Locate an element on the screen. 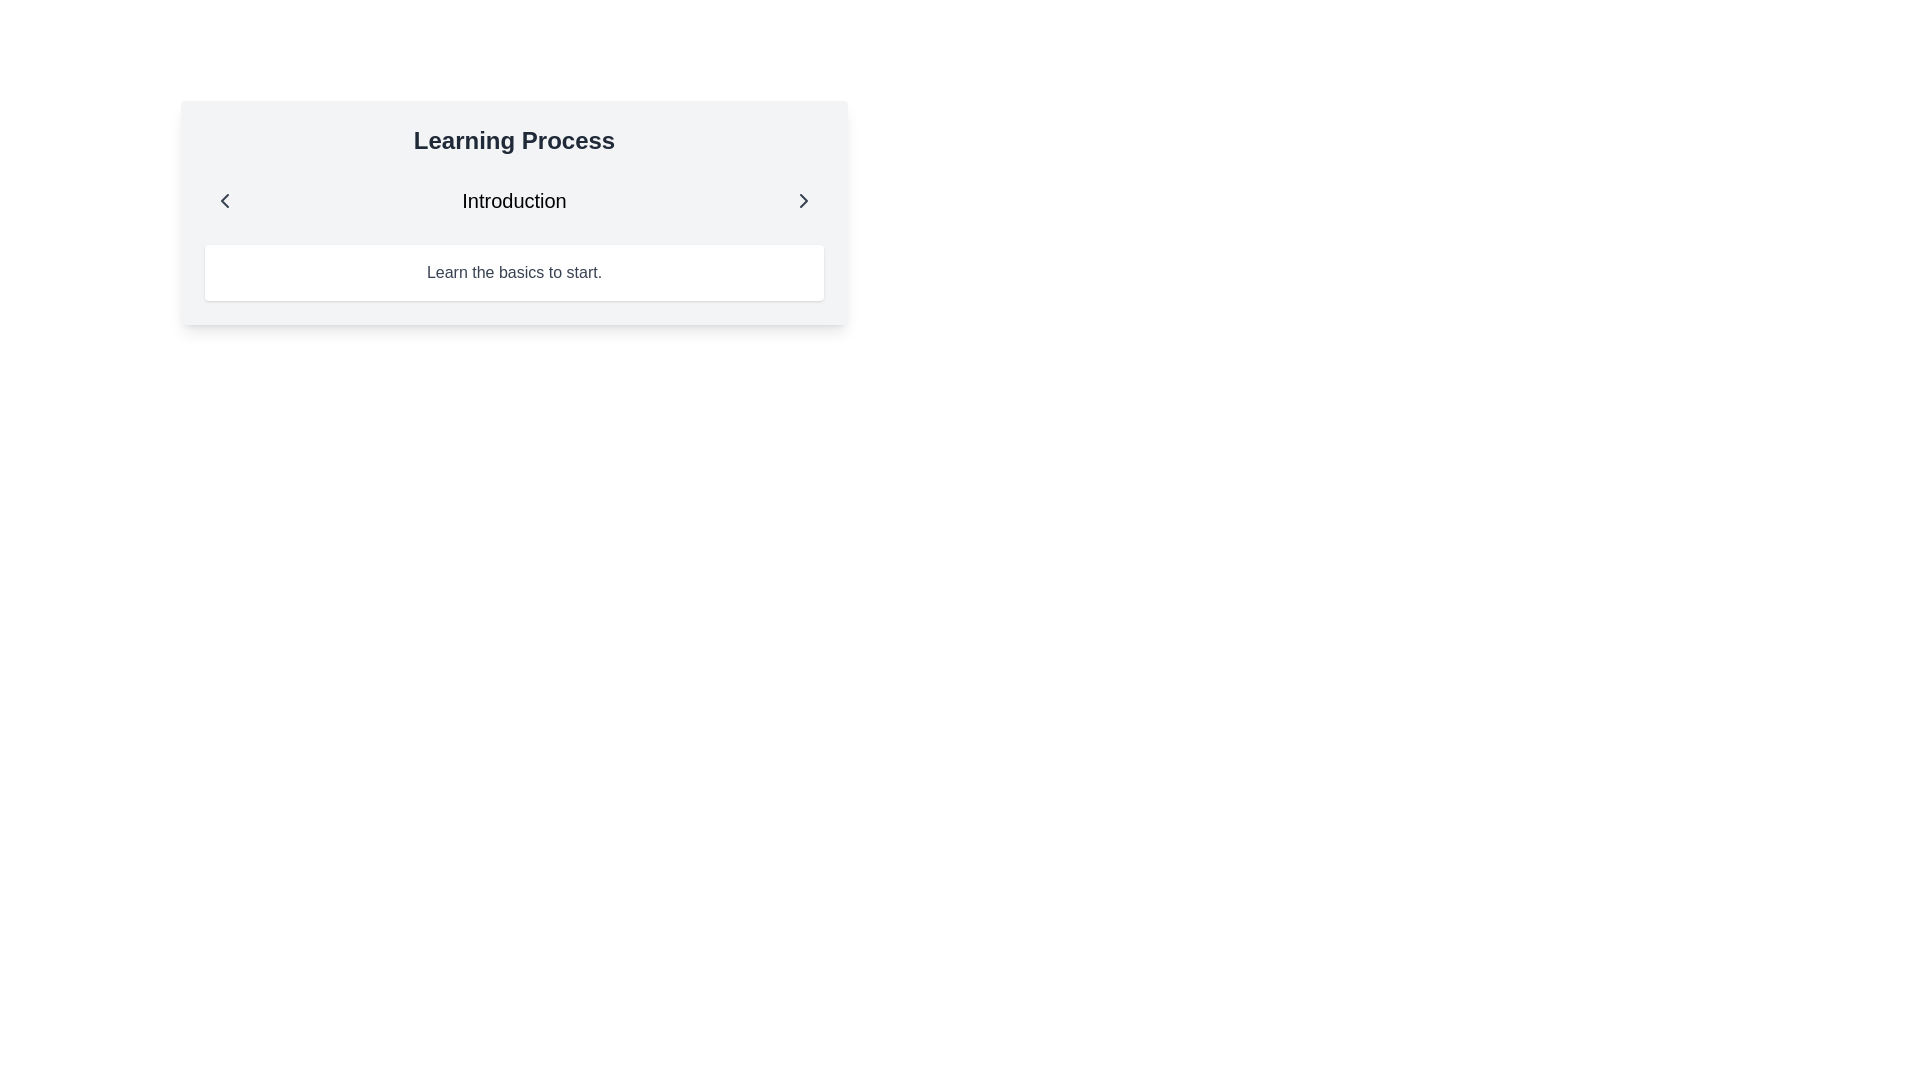  the left-pointing arrow icon, styled with dark color on a light background is located at coordinates (225, 200).